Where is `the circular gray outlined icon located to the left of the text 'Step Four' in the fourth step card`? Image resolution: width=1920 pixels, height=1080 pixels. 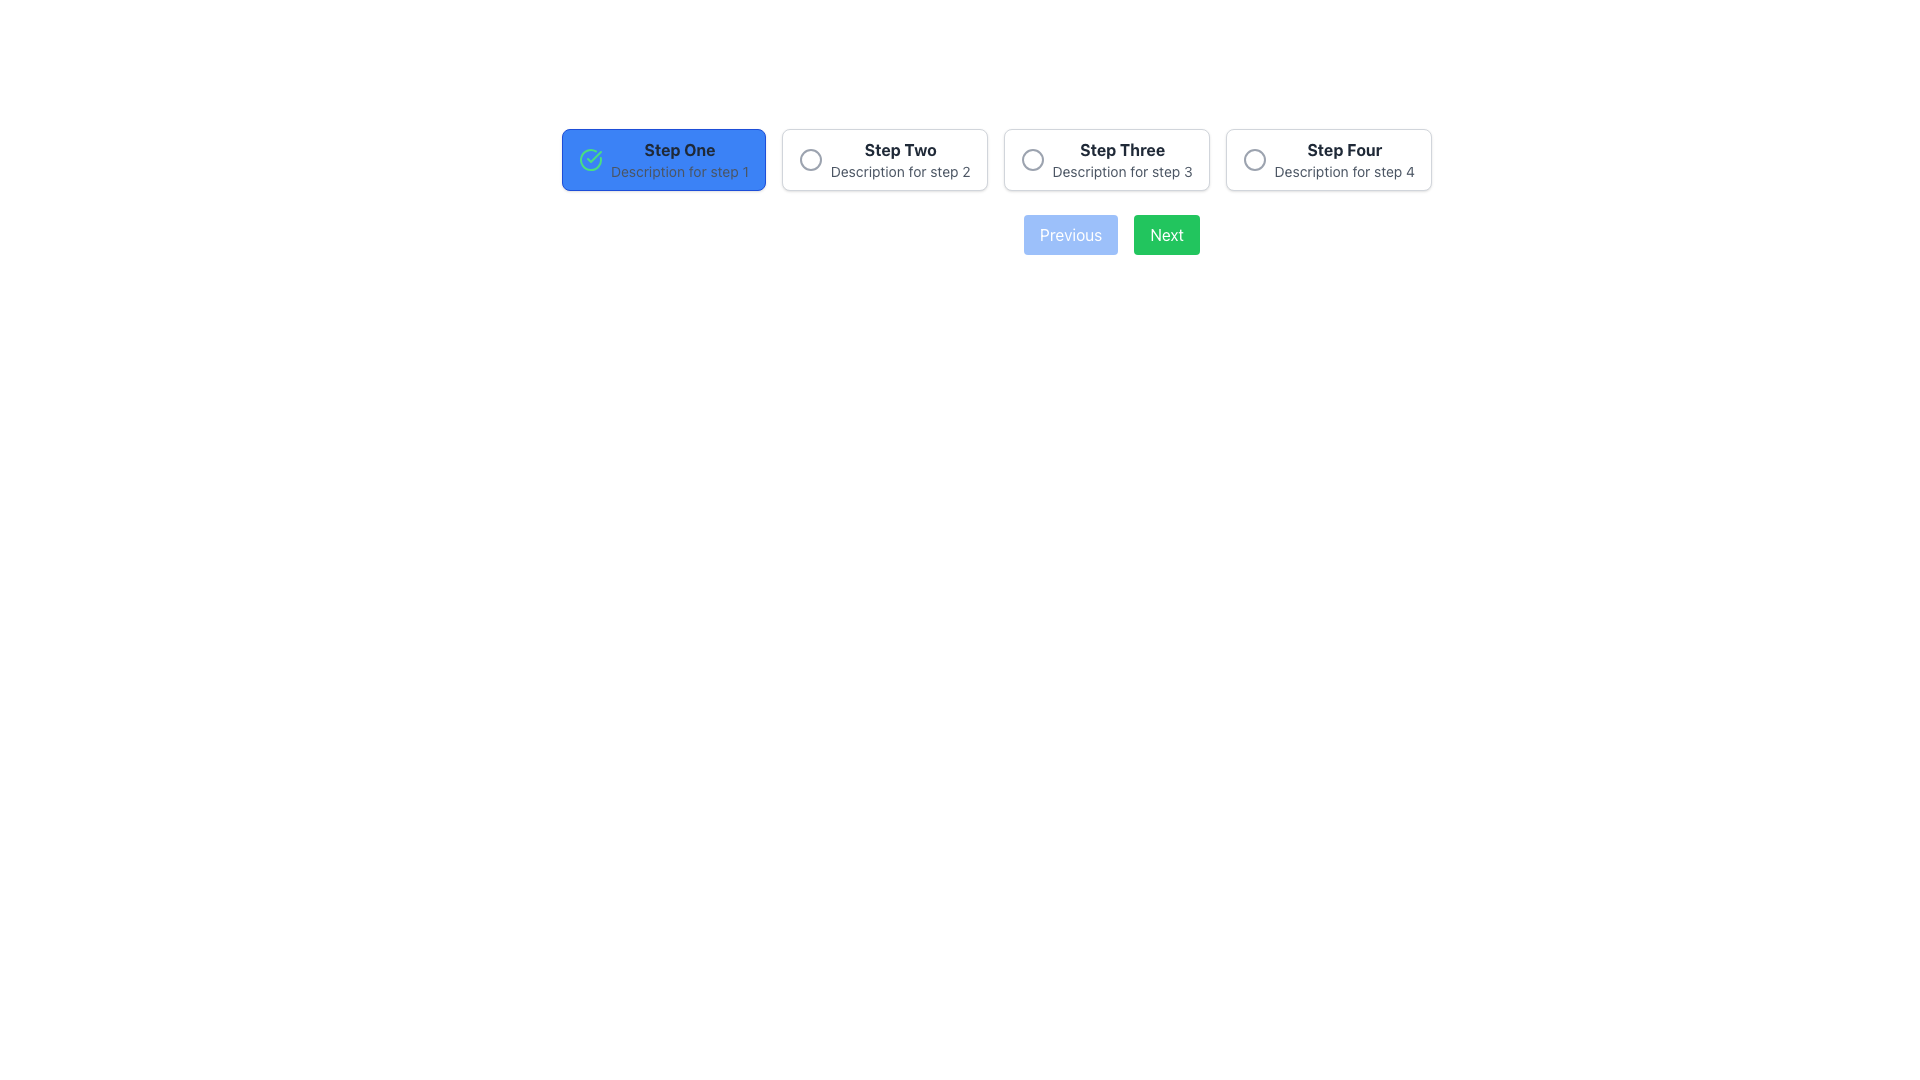
the circular gray outlined icon located to the left of the text 'Step Four' in the fourth step card is located at coordinates (1253, 158).